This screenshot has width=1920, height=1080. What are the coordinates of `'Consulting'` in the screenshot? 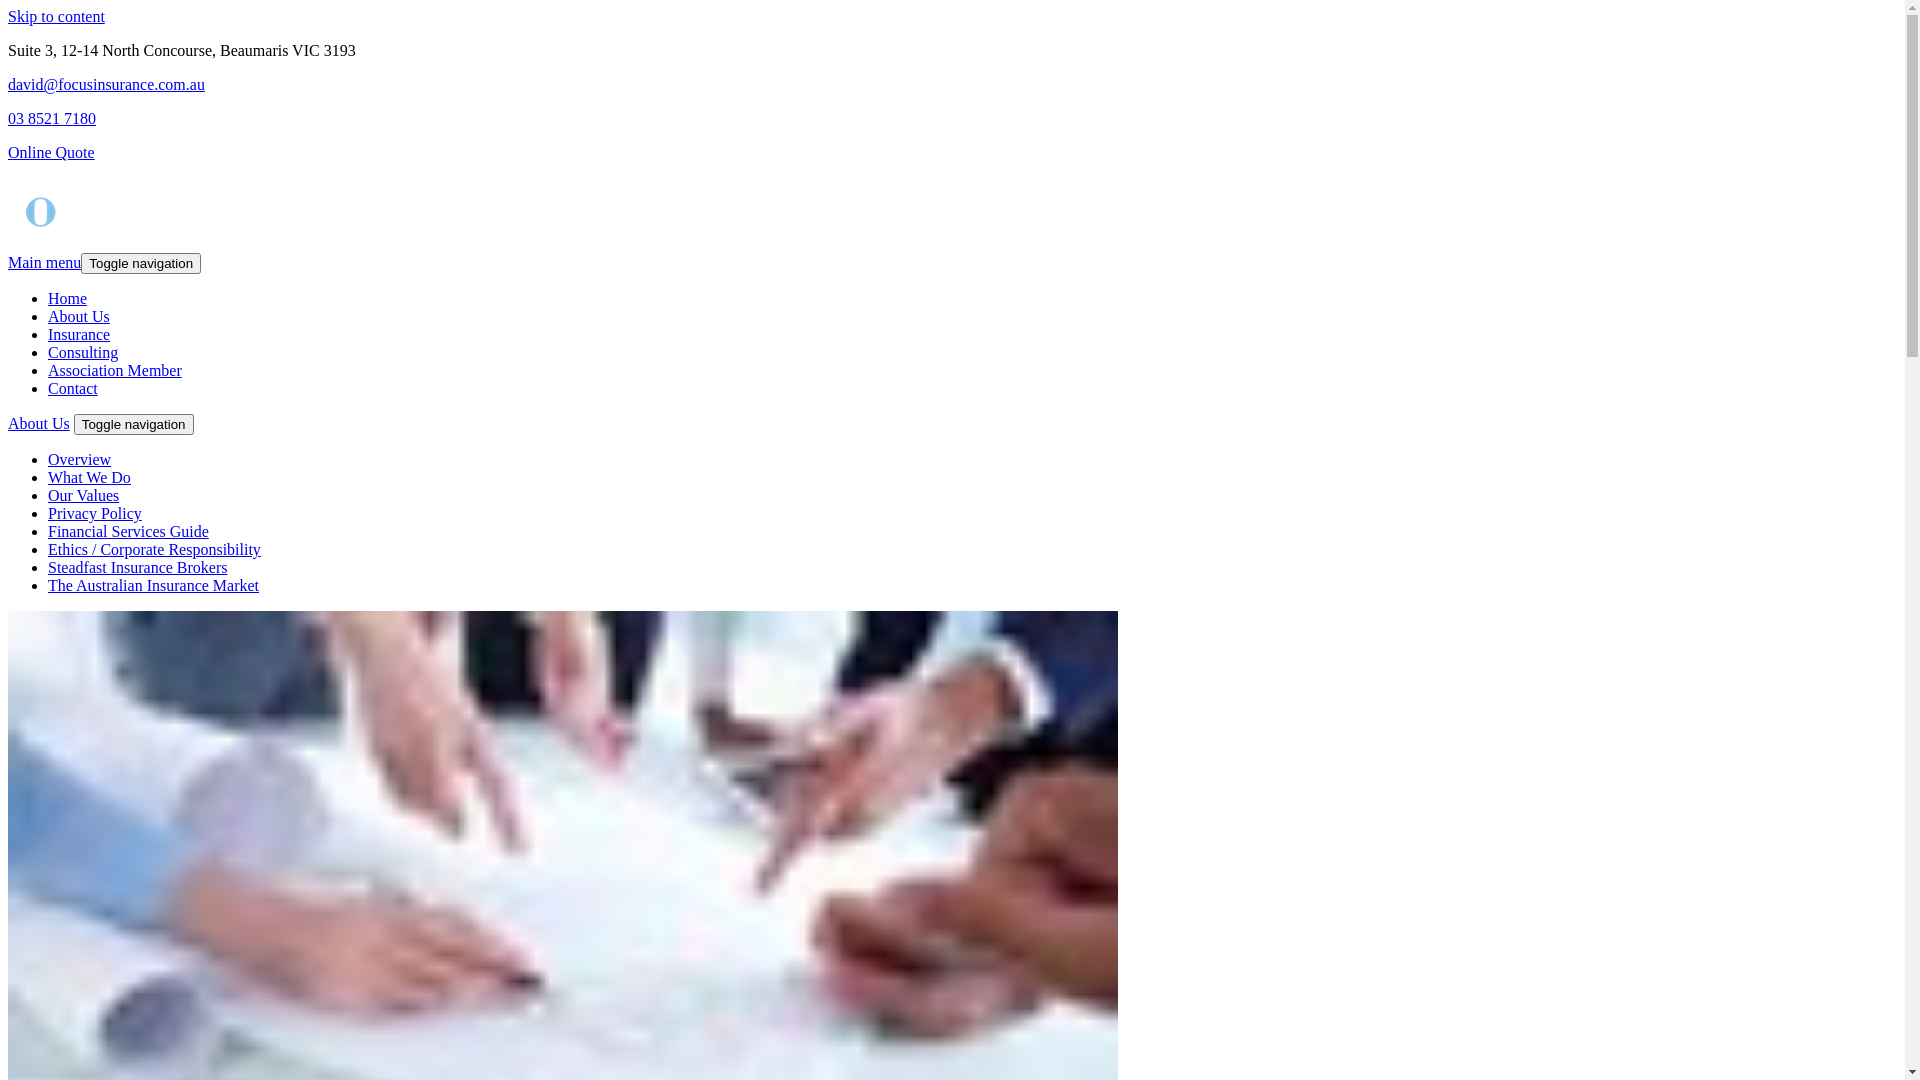 It's located at (81, 351).